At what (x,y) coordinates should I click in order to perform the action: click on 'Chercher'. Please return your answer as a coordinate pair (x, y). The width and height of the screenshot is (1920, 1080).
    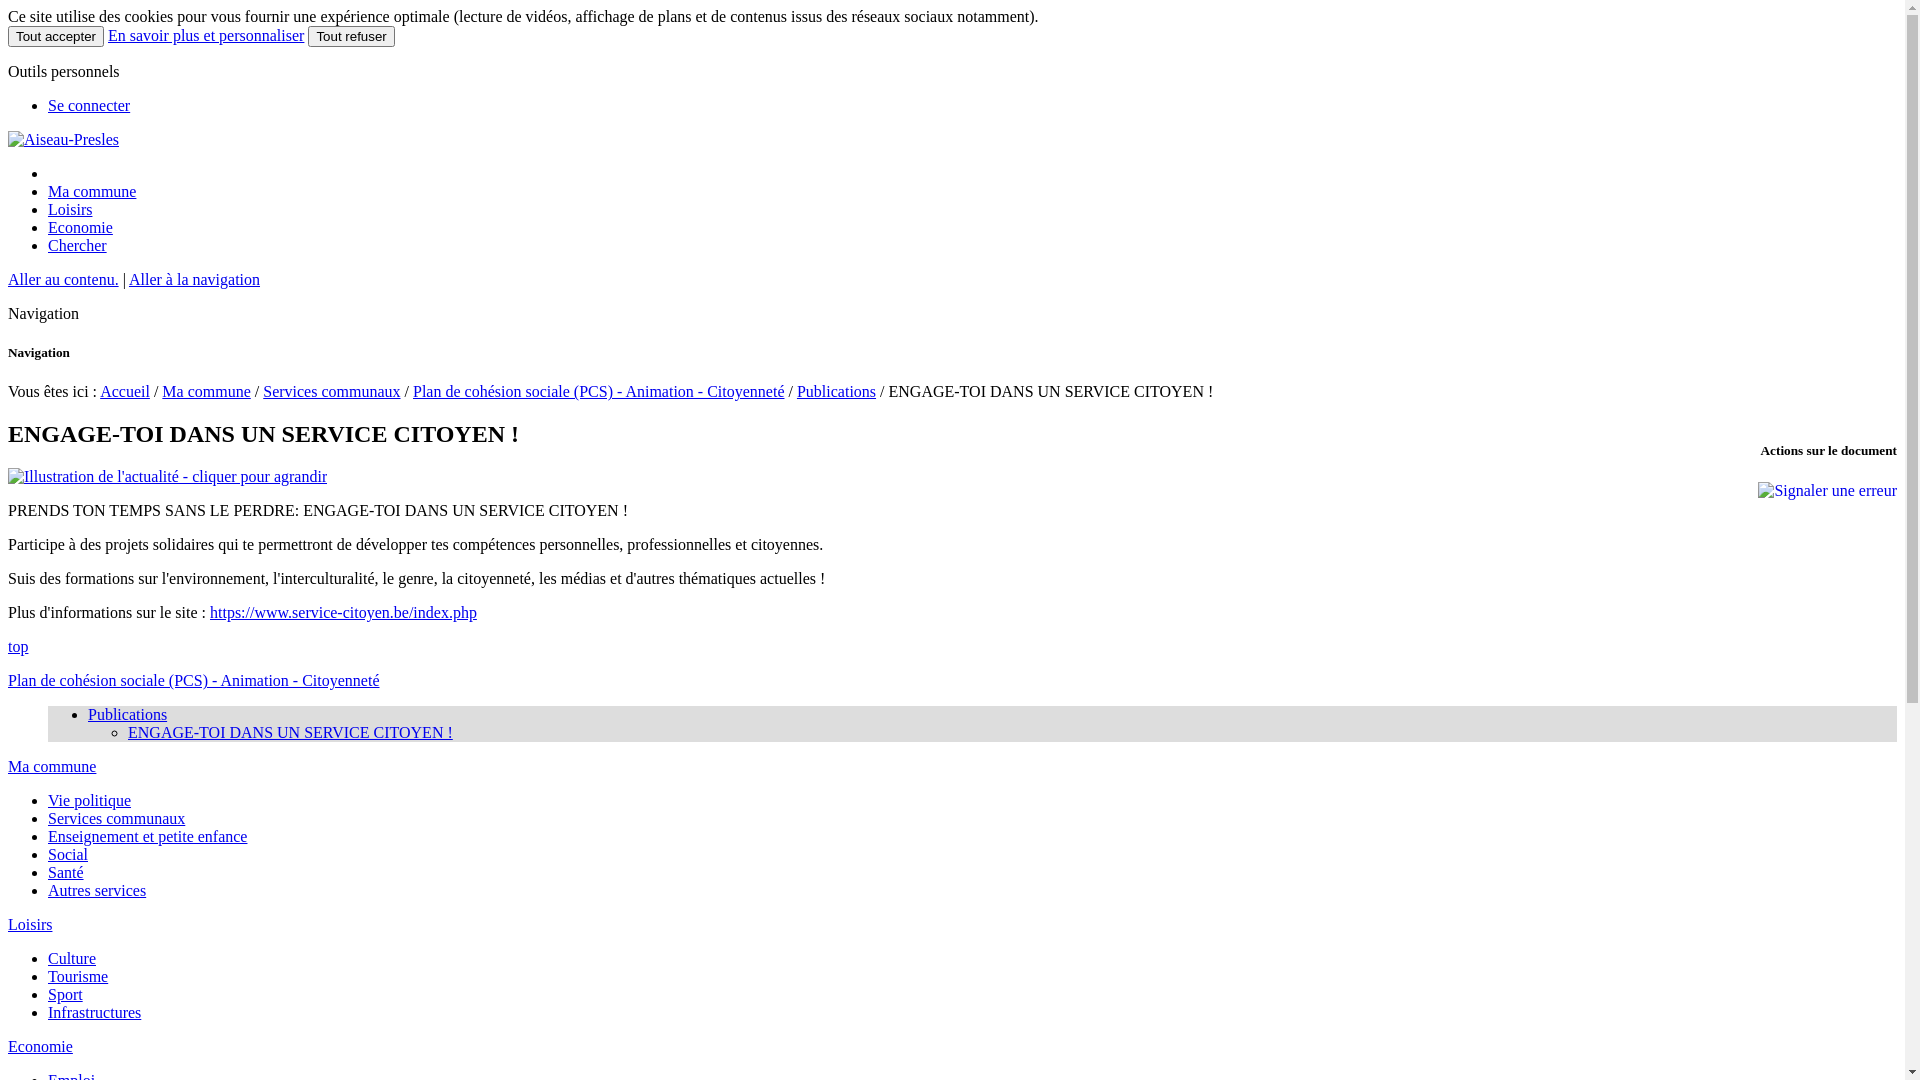
    Looking at the image, I should click on (48, 244).